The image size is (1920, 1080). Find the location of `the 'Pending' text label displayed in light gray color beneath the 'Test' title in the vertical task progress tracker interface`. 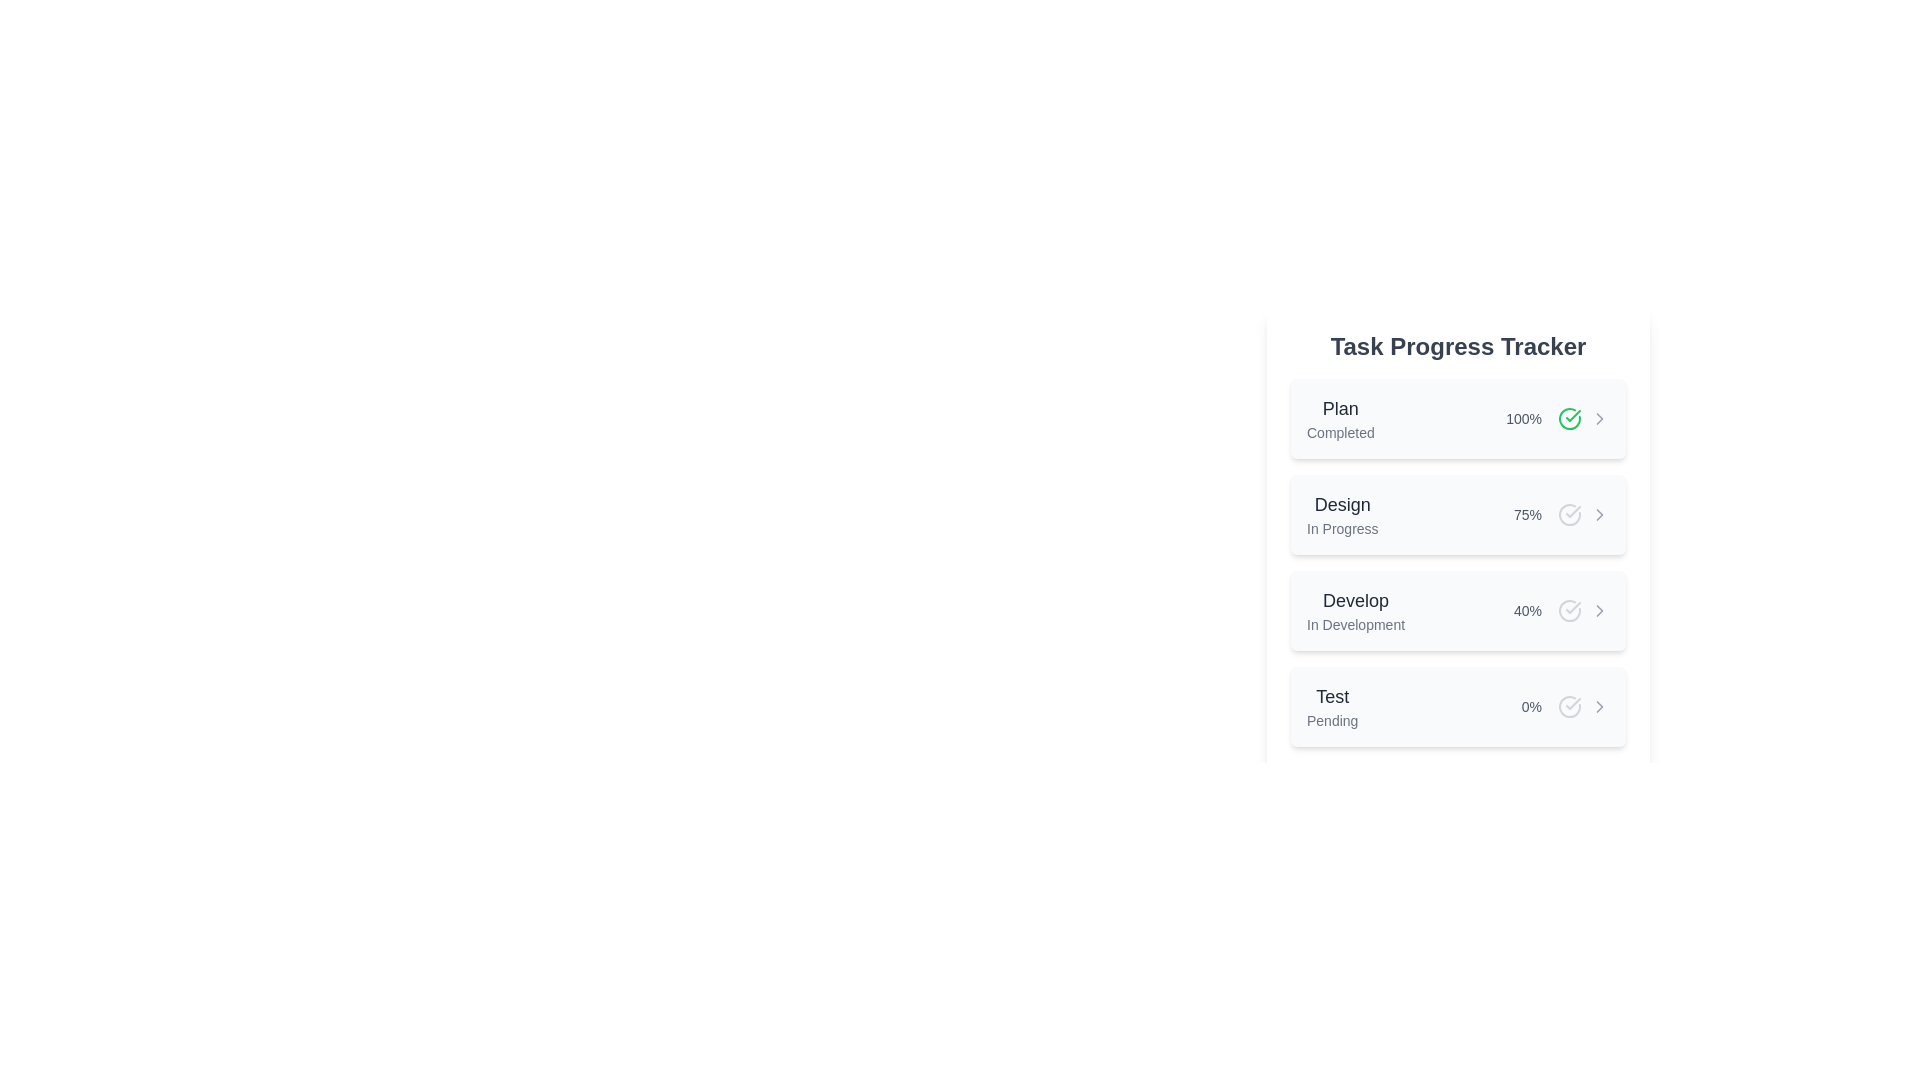

the 'Pending' text label displayed in light gray color beneath the 'Test' title in the vertical task progress tracker interface is located at coordinates (1332, 721).